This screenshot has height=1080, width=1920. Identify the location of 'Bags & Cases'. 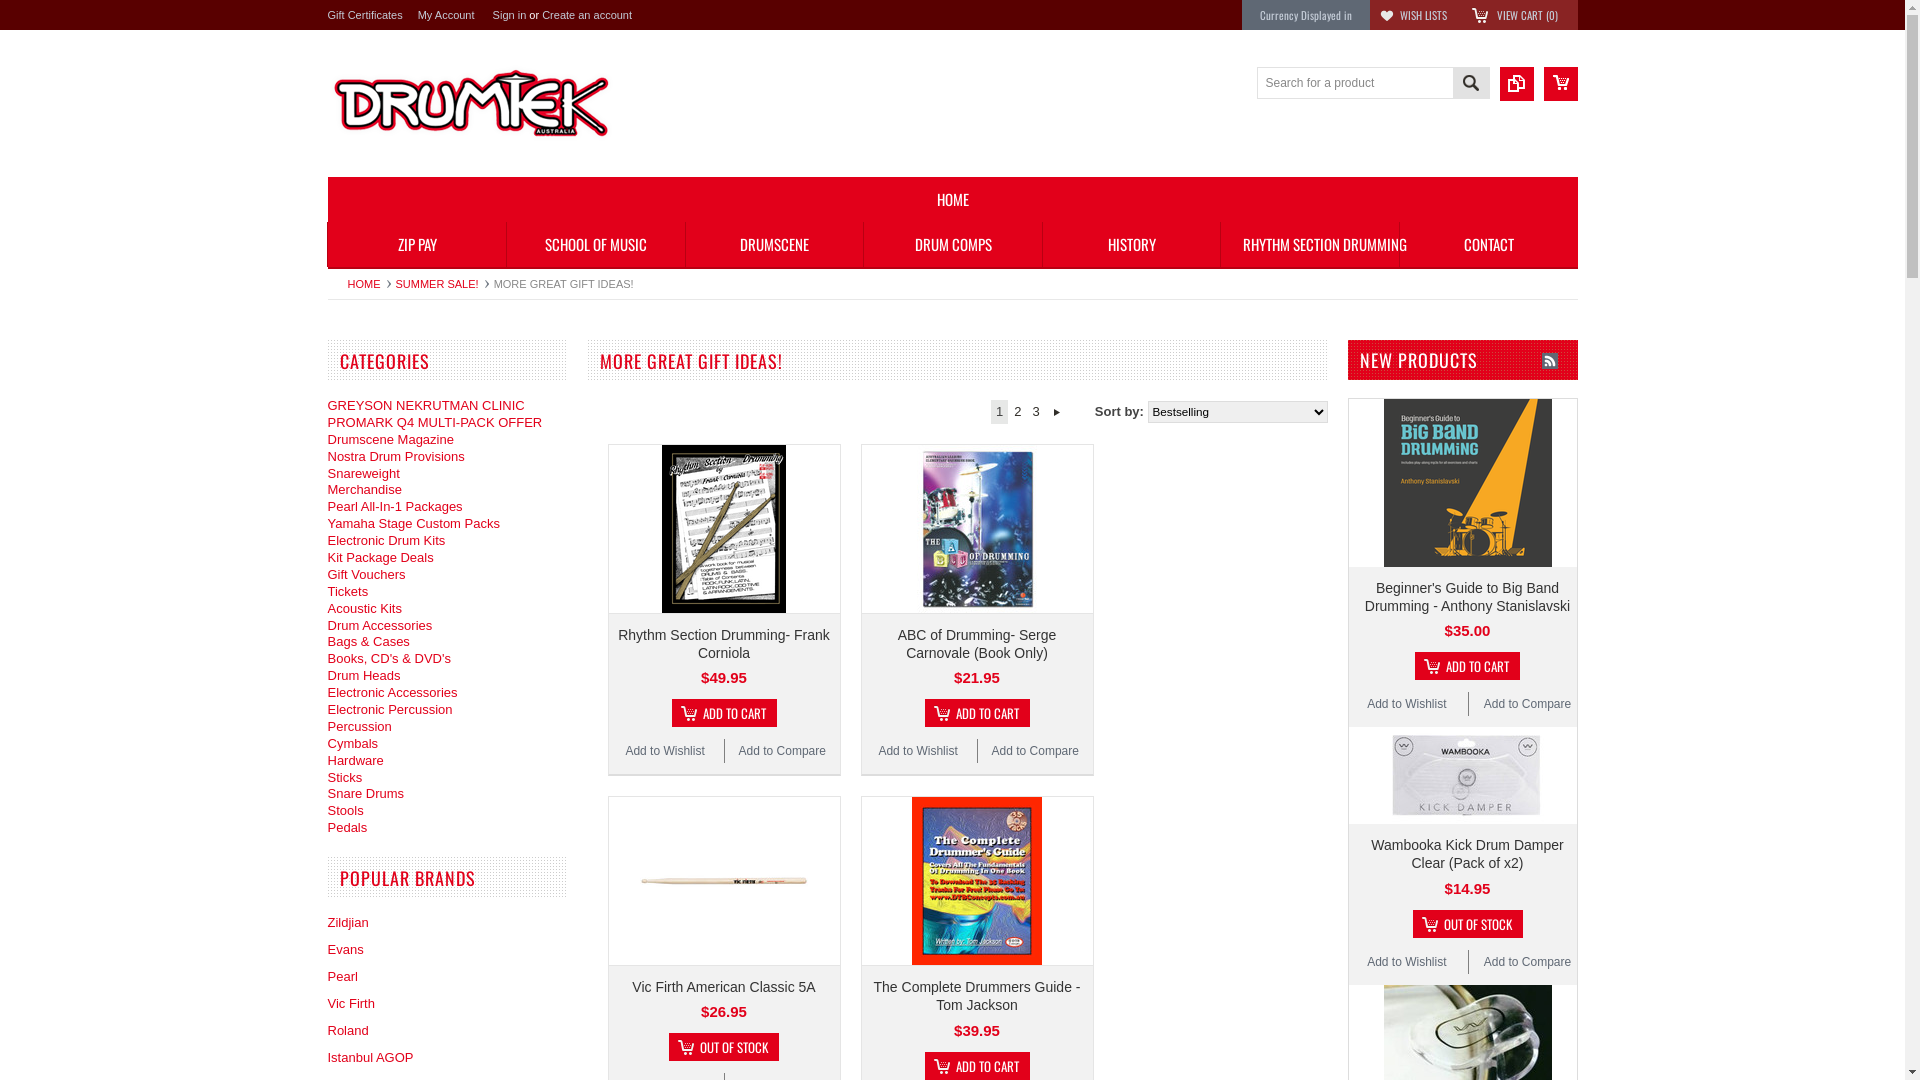
(369, 641).